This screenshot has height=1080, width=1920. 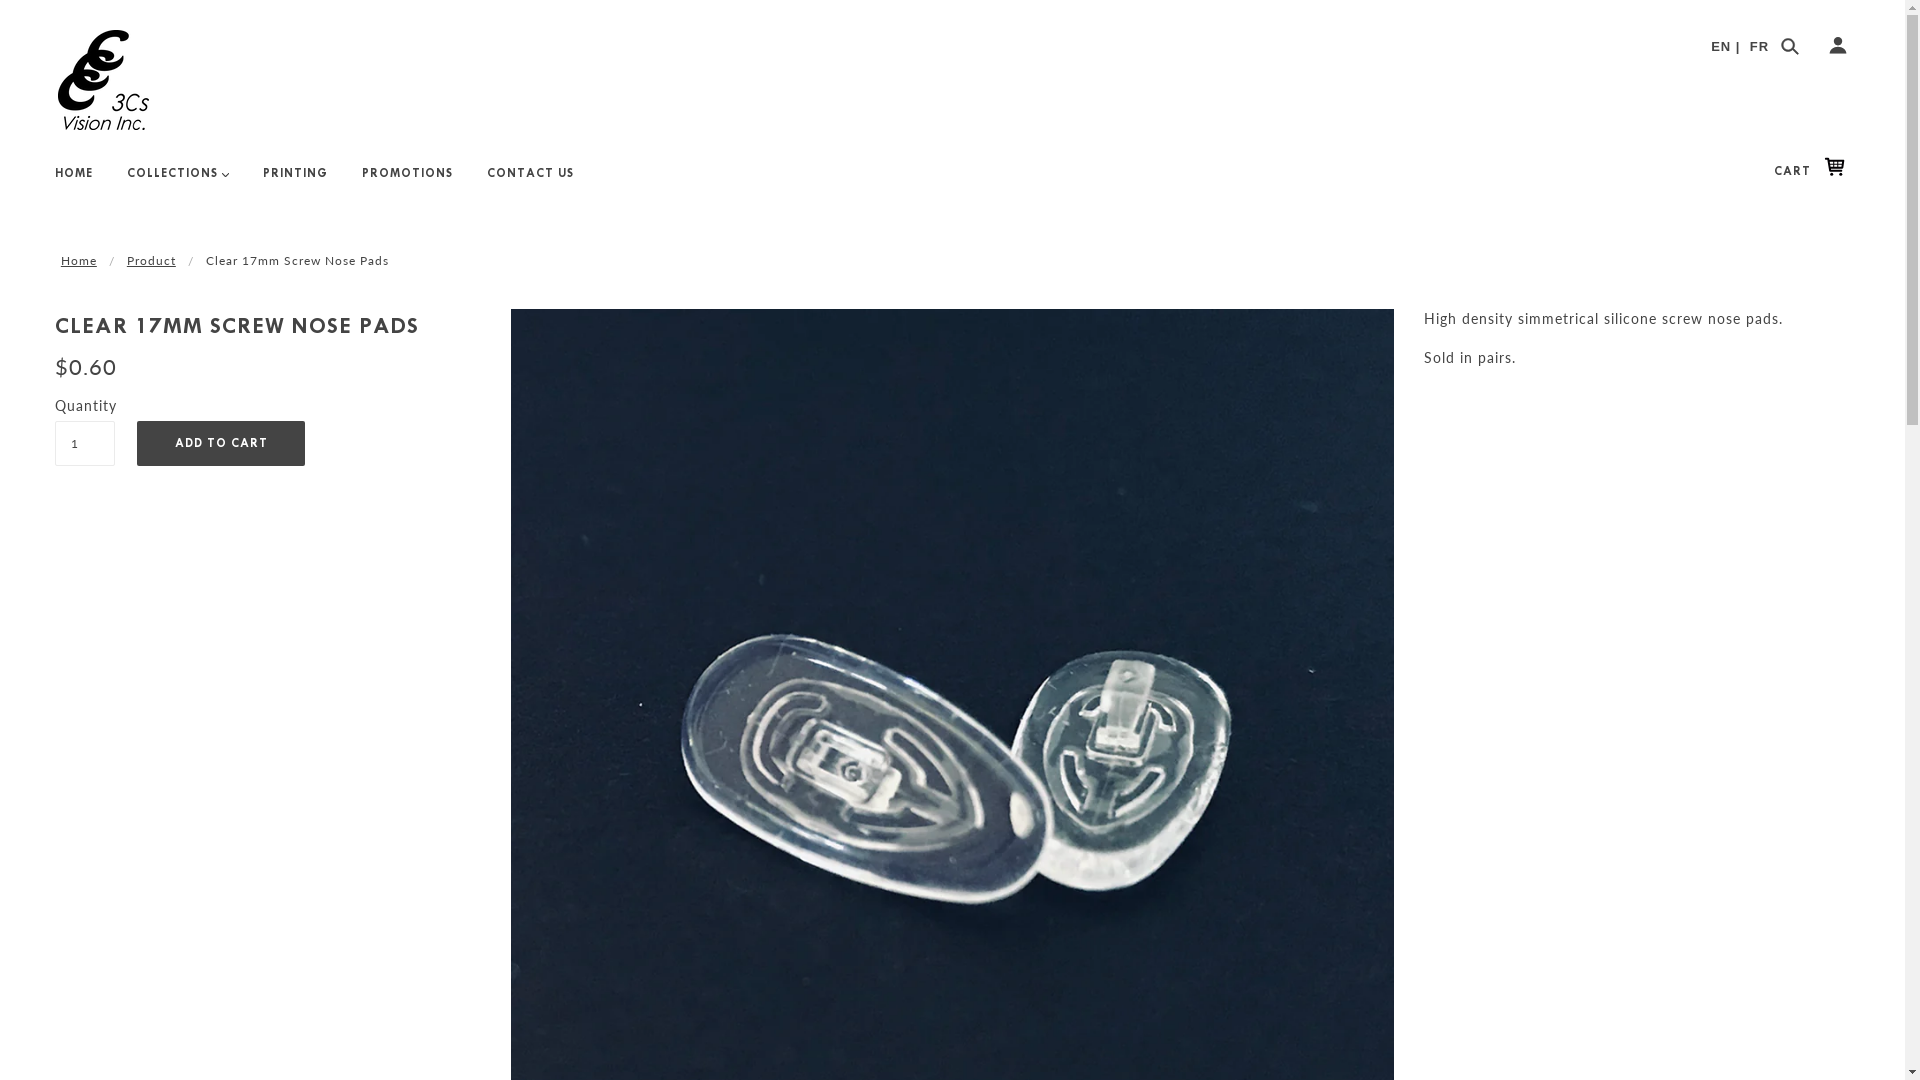 I want to click on 'Product', so click(x=150, y=258).